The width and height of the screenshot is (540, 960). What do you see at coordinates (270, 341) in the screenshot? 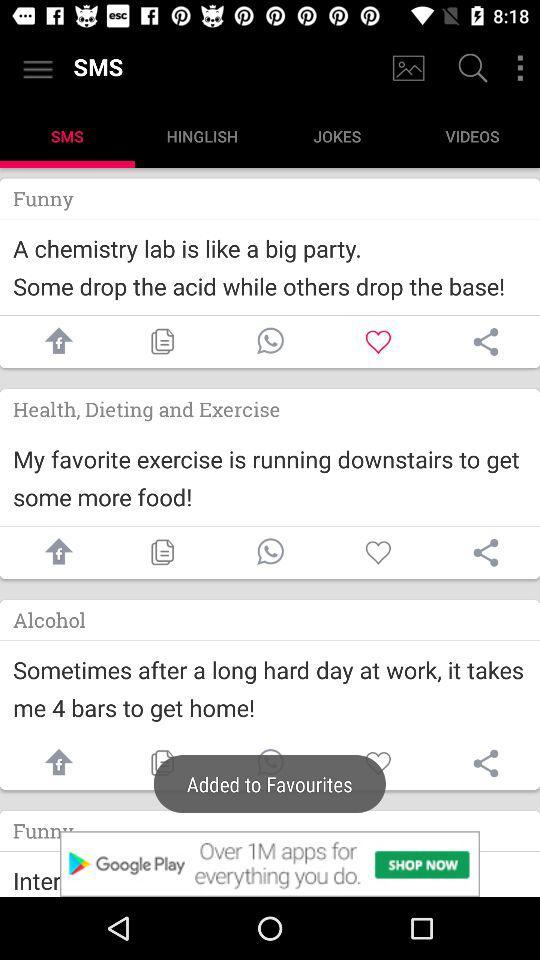
I see `share joke` at bounding box center [270, 341].